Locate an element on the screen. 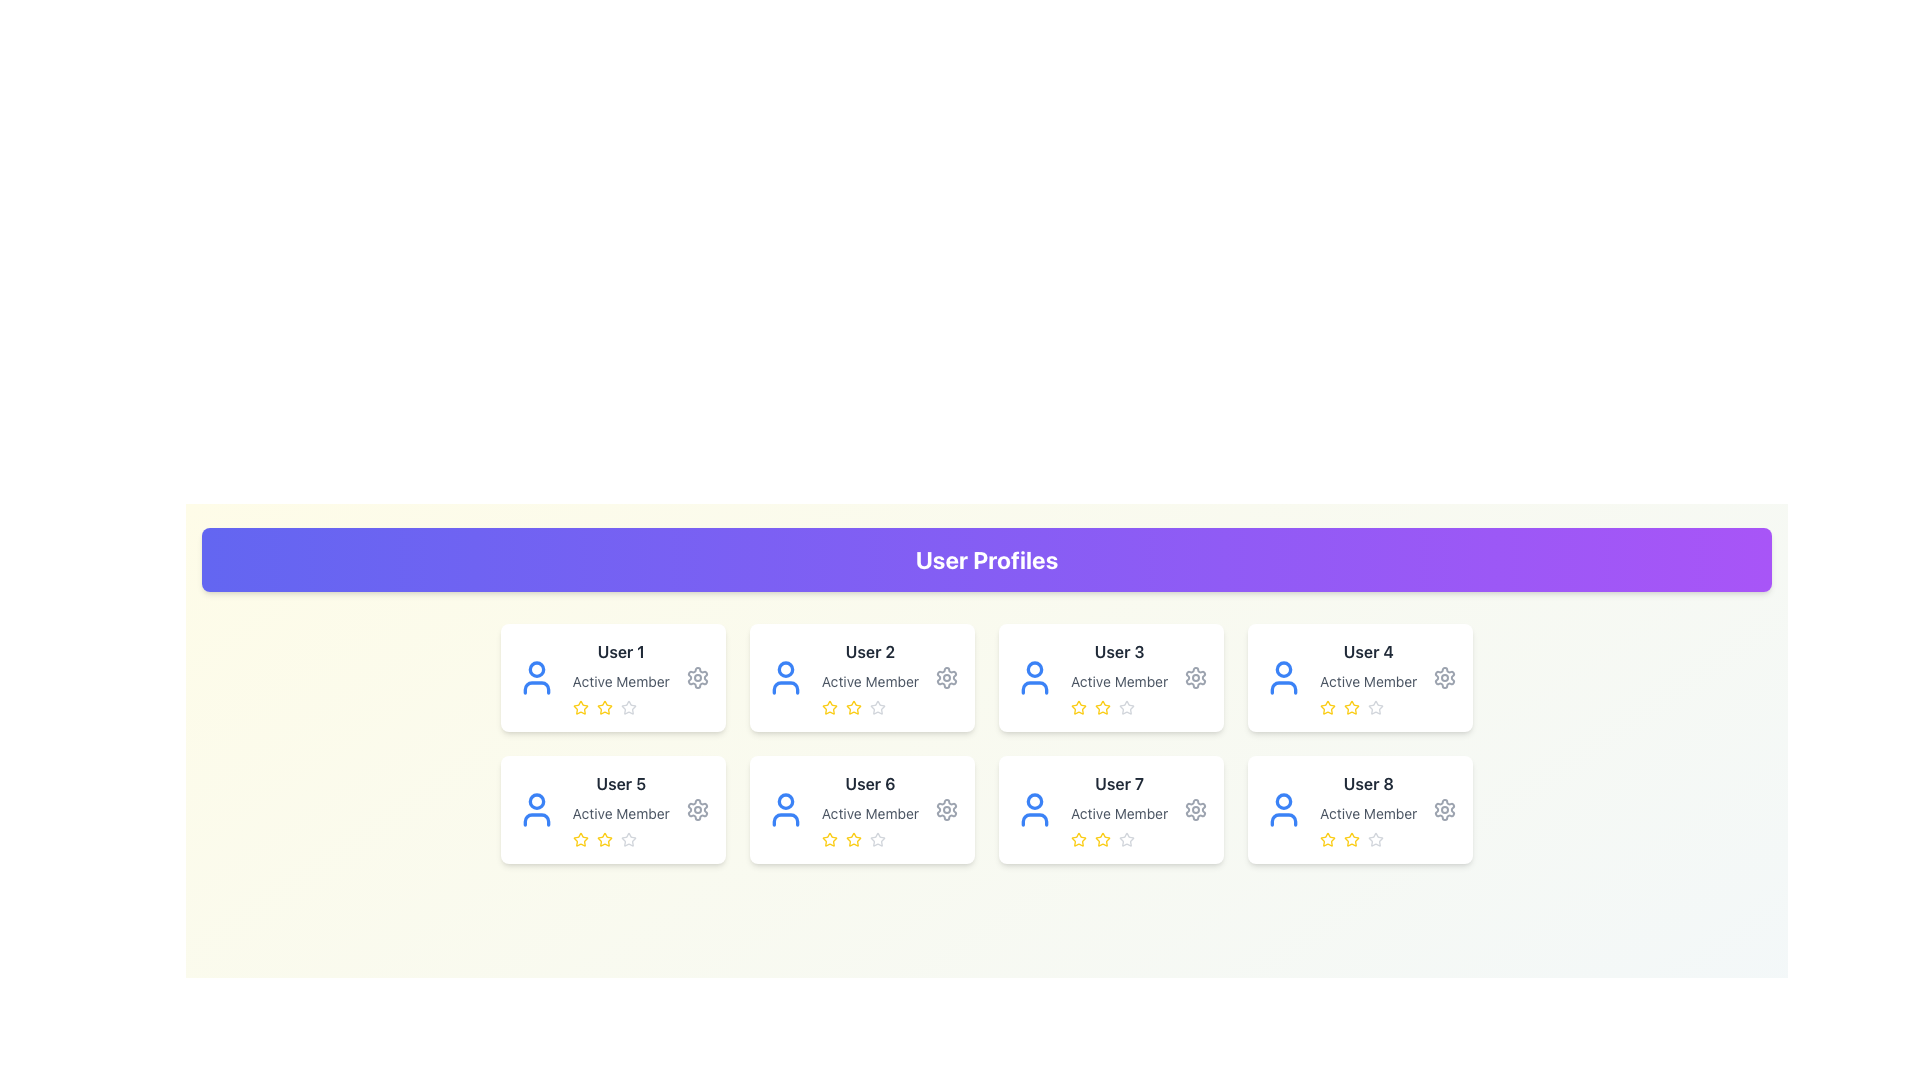 The width and height of the screenshot is (1920, 1080). the user icon silhouetted in blue located within the user card labeled 'User 5' is located at coordinates (536, 810).